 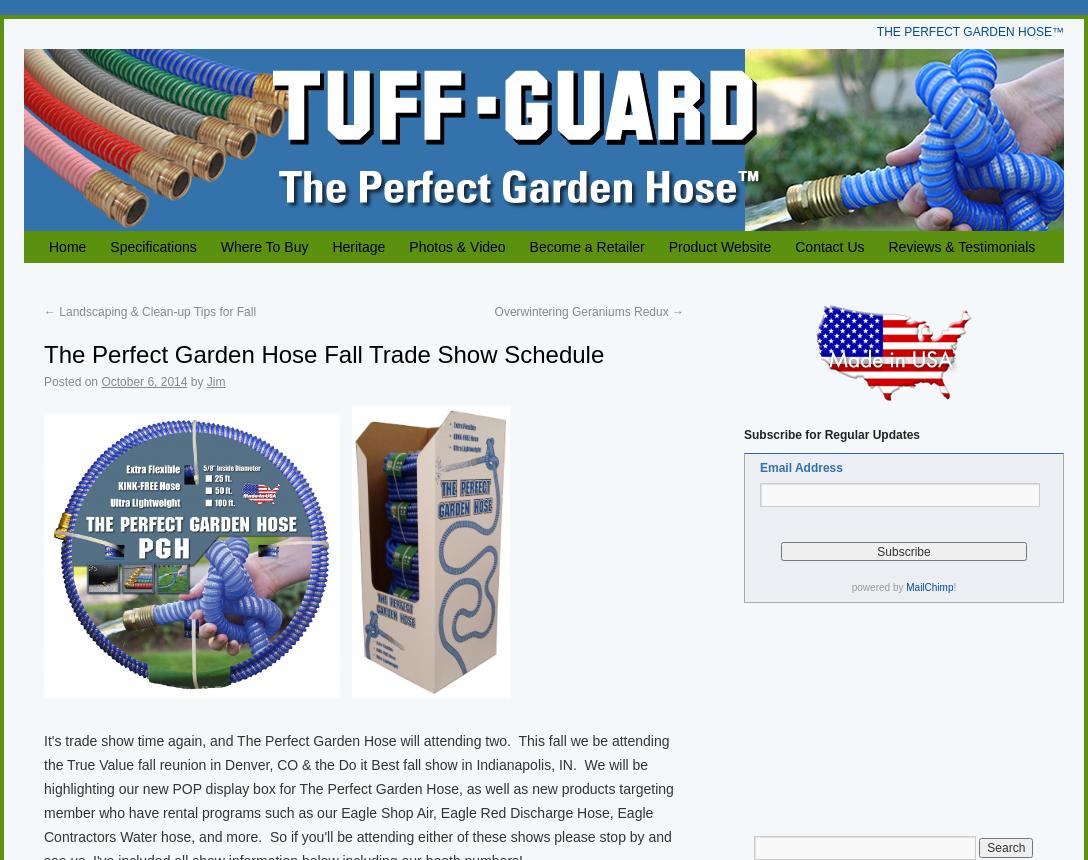 I want to click on 'Subscribe for Regular Updates', so click(x=742, y=434).